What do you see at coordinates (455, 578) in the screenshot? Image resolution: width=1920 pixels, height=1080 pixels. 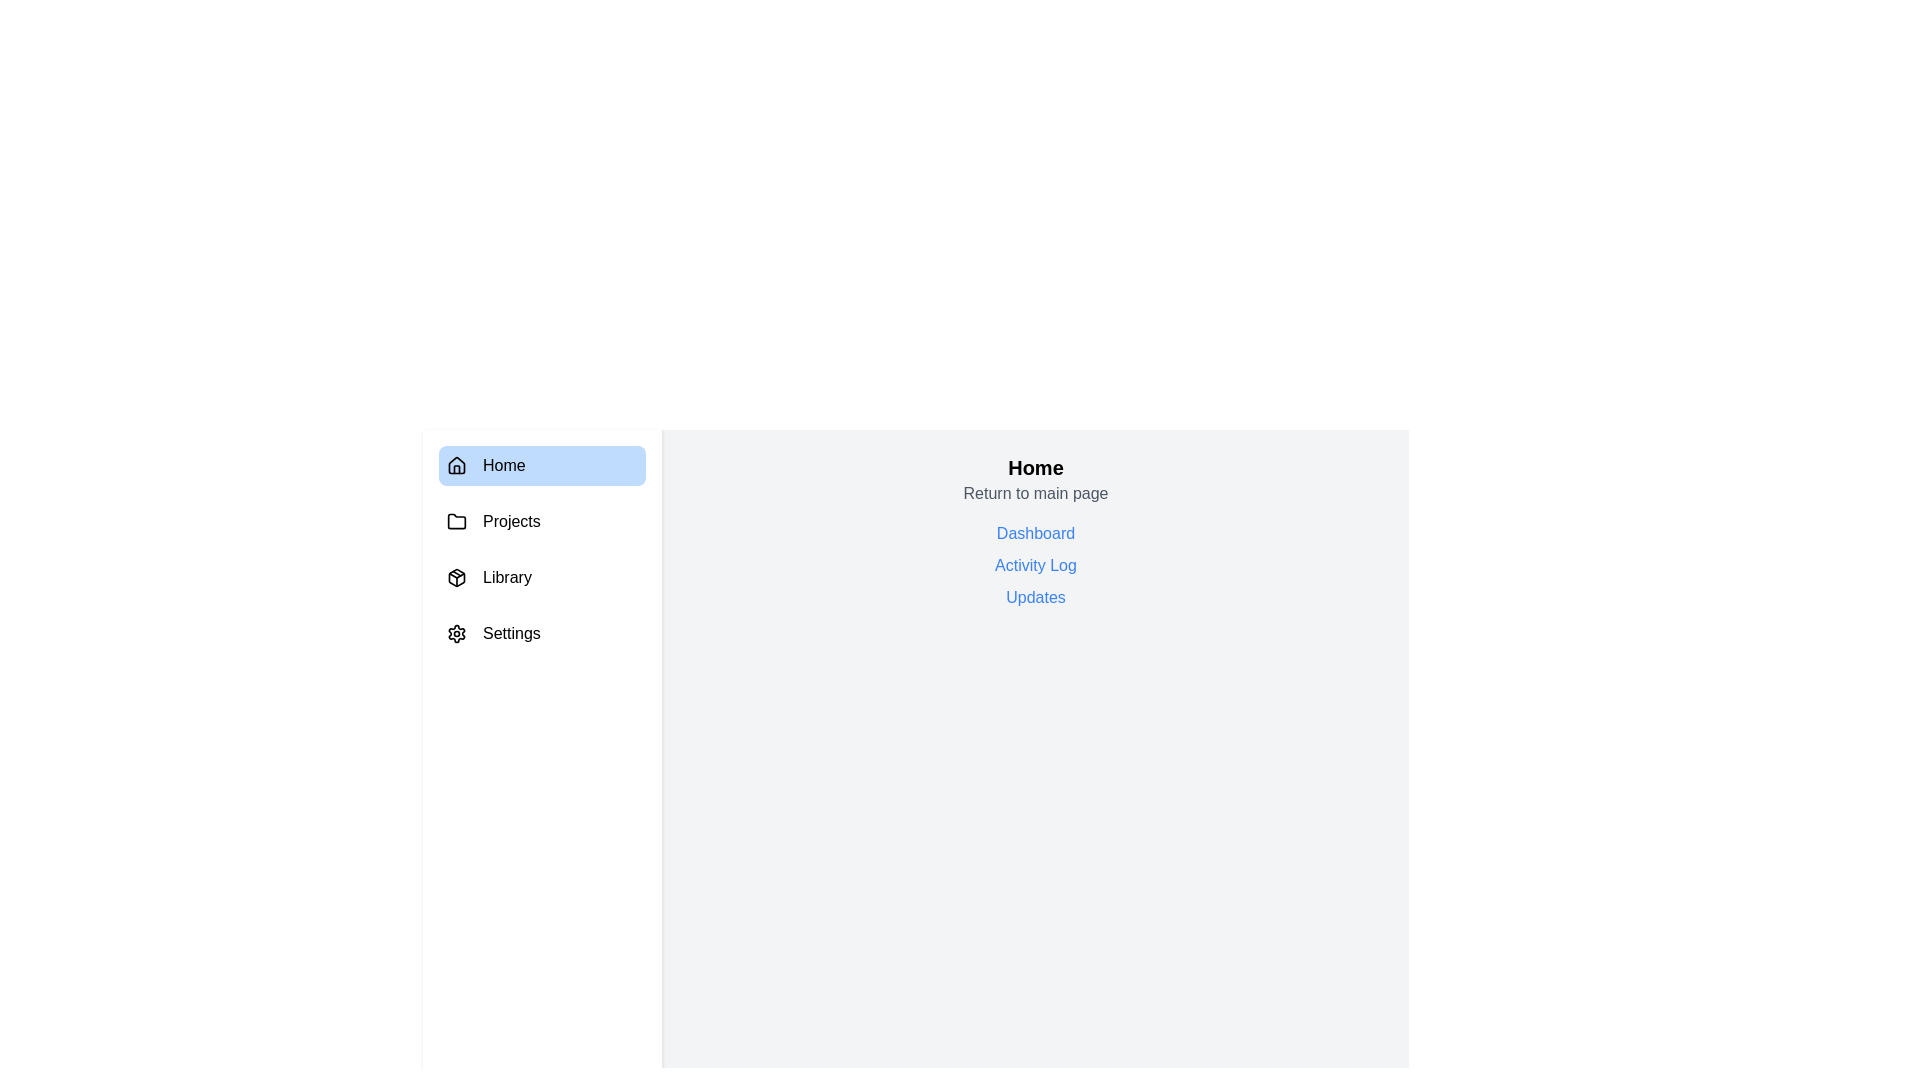 I see `the package icon located in the sidebar menu, which is positioned below the 'Projects' icon and above the 'Settings' icon in the 'Library' section` at bounding box center [455, 578].